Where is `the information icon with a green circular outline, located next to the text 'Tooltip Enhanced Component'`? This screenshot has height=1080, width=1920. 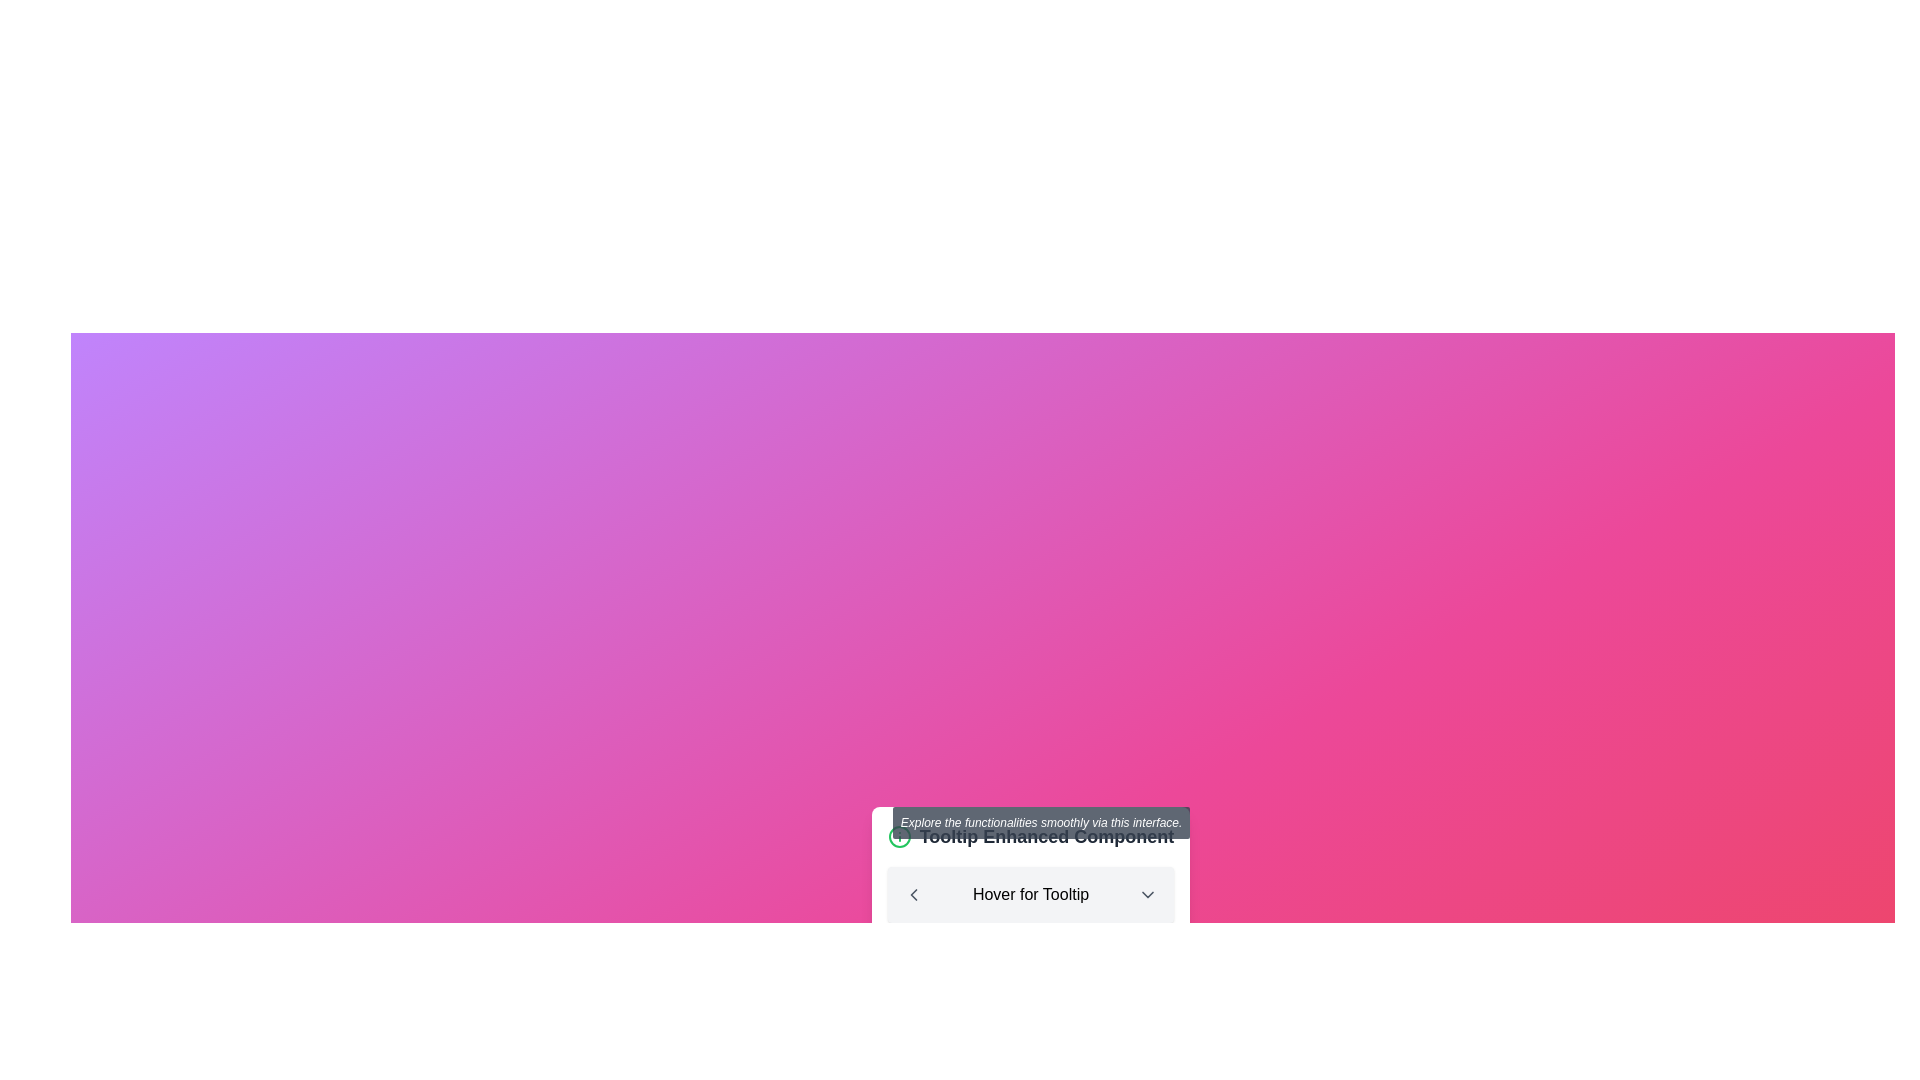 the information icon with a green circular outline, located next to the text 'Tooltip Enhanced Component' is located at coordinates (898, 837).